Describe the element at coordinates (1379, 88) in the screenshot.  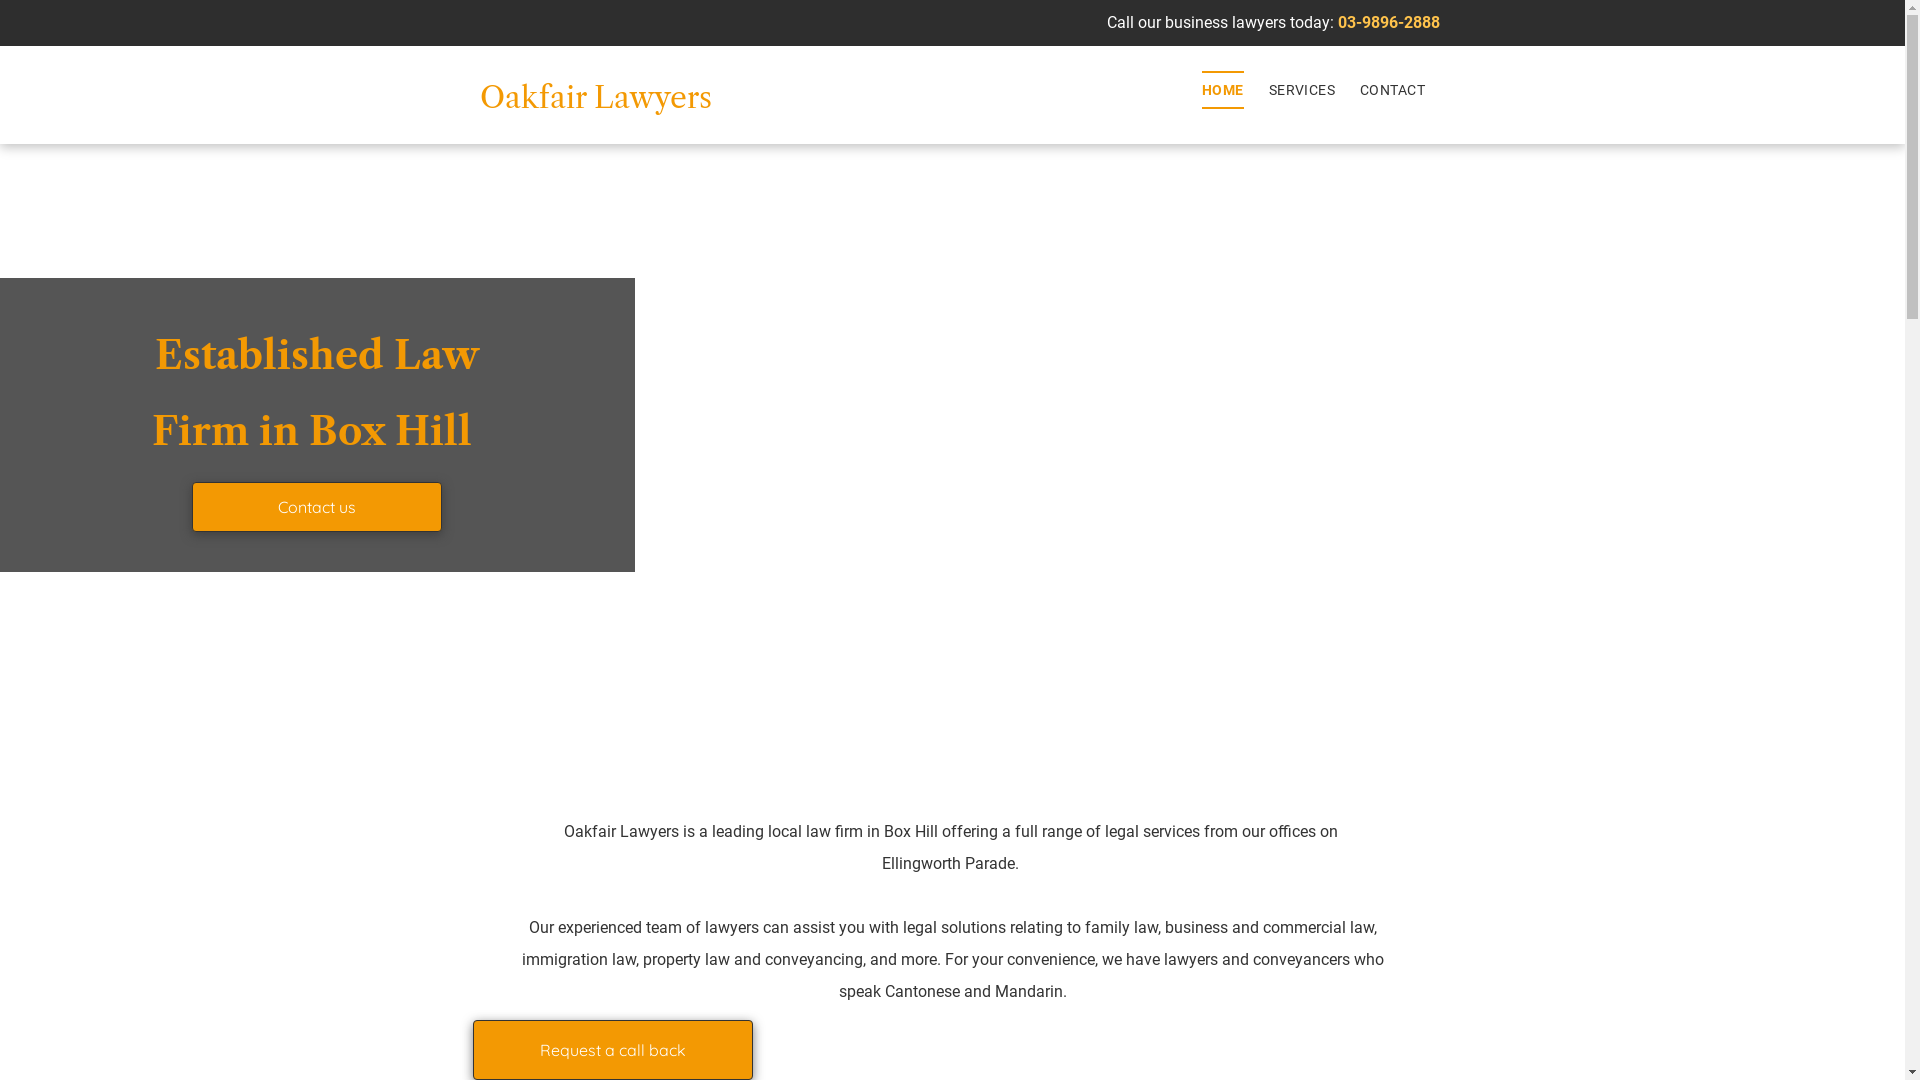
I see `'CONTACT'` at that location.